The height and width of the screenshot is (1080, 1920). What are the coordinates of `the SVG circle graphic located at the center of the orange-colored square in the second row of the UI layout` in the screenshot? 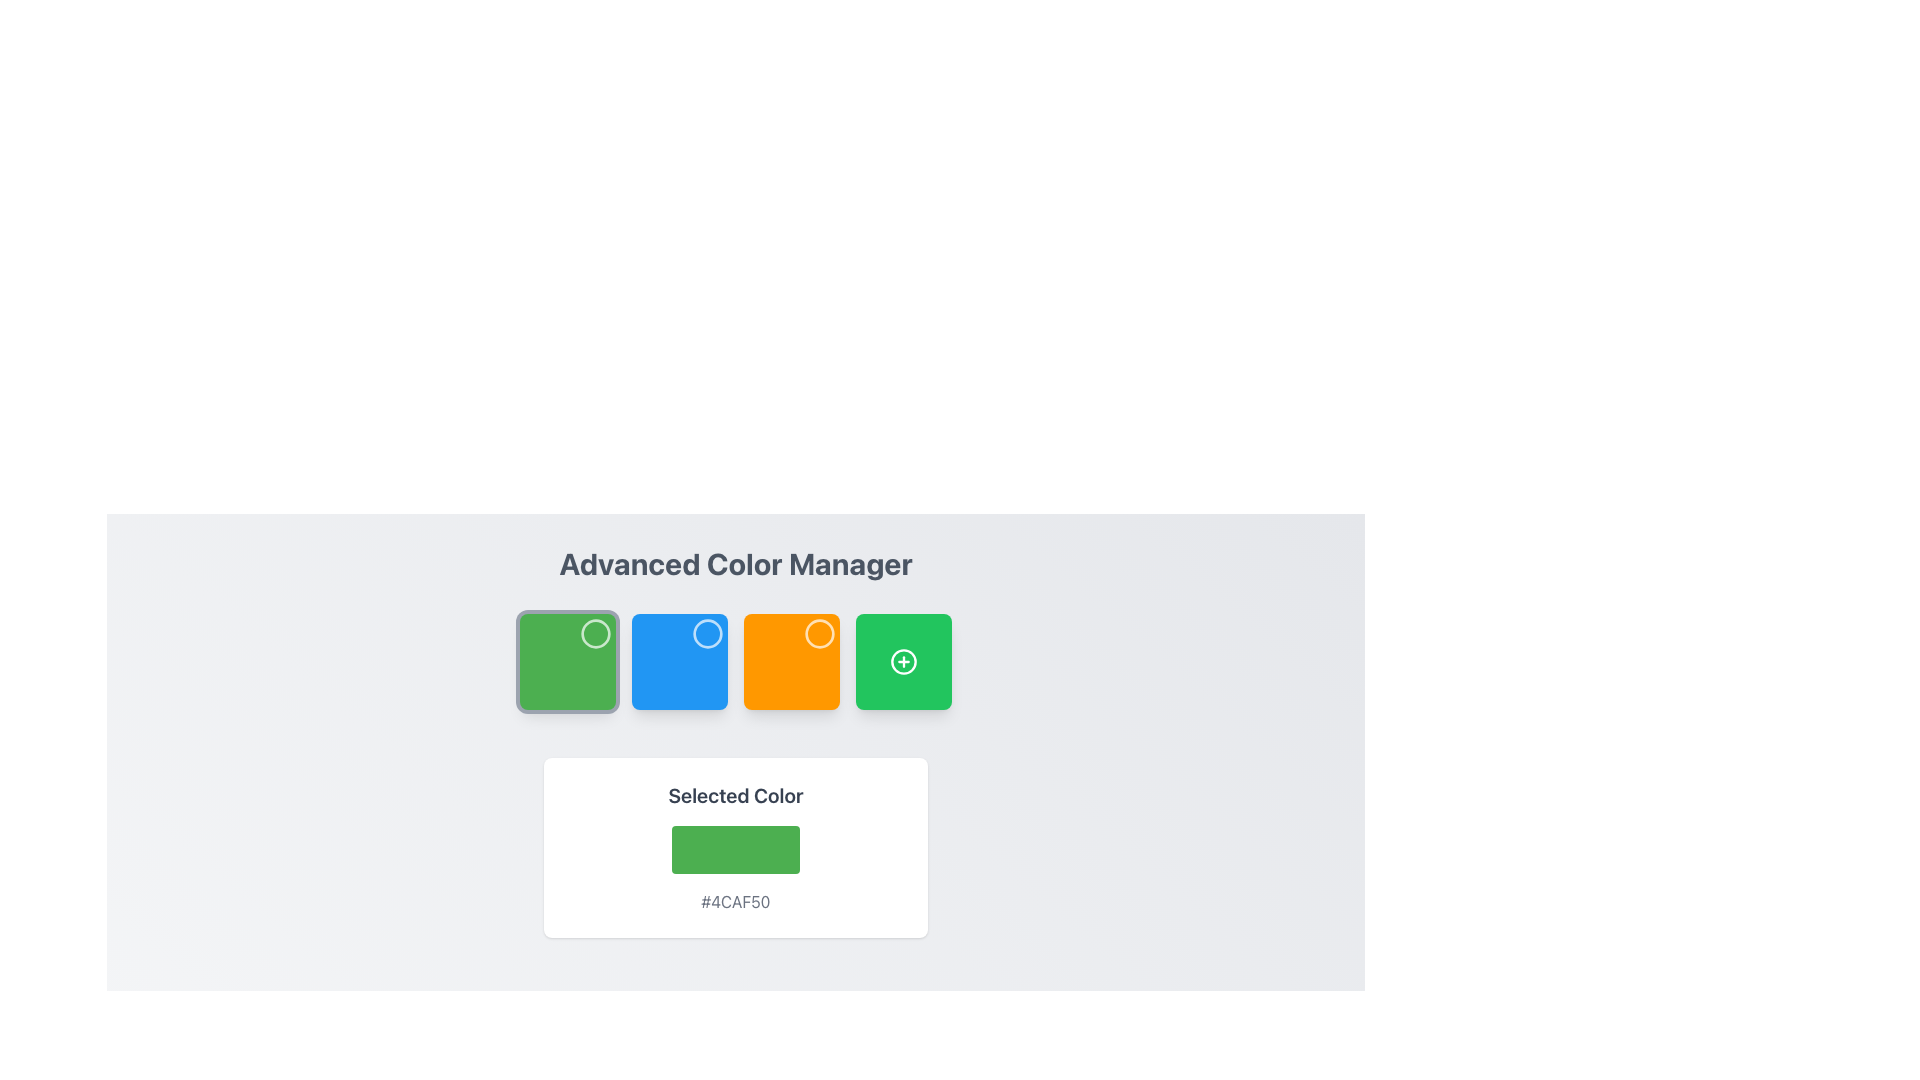 It's located at (820, 633).